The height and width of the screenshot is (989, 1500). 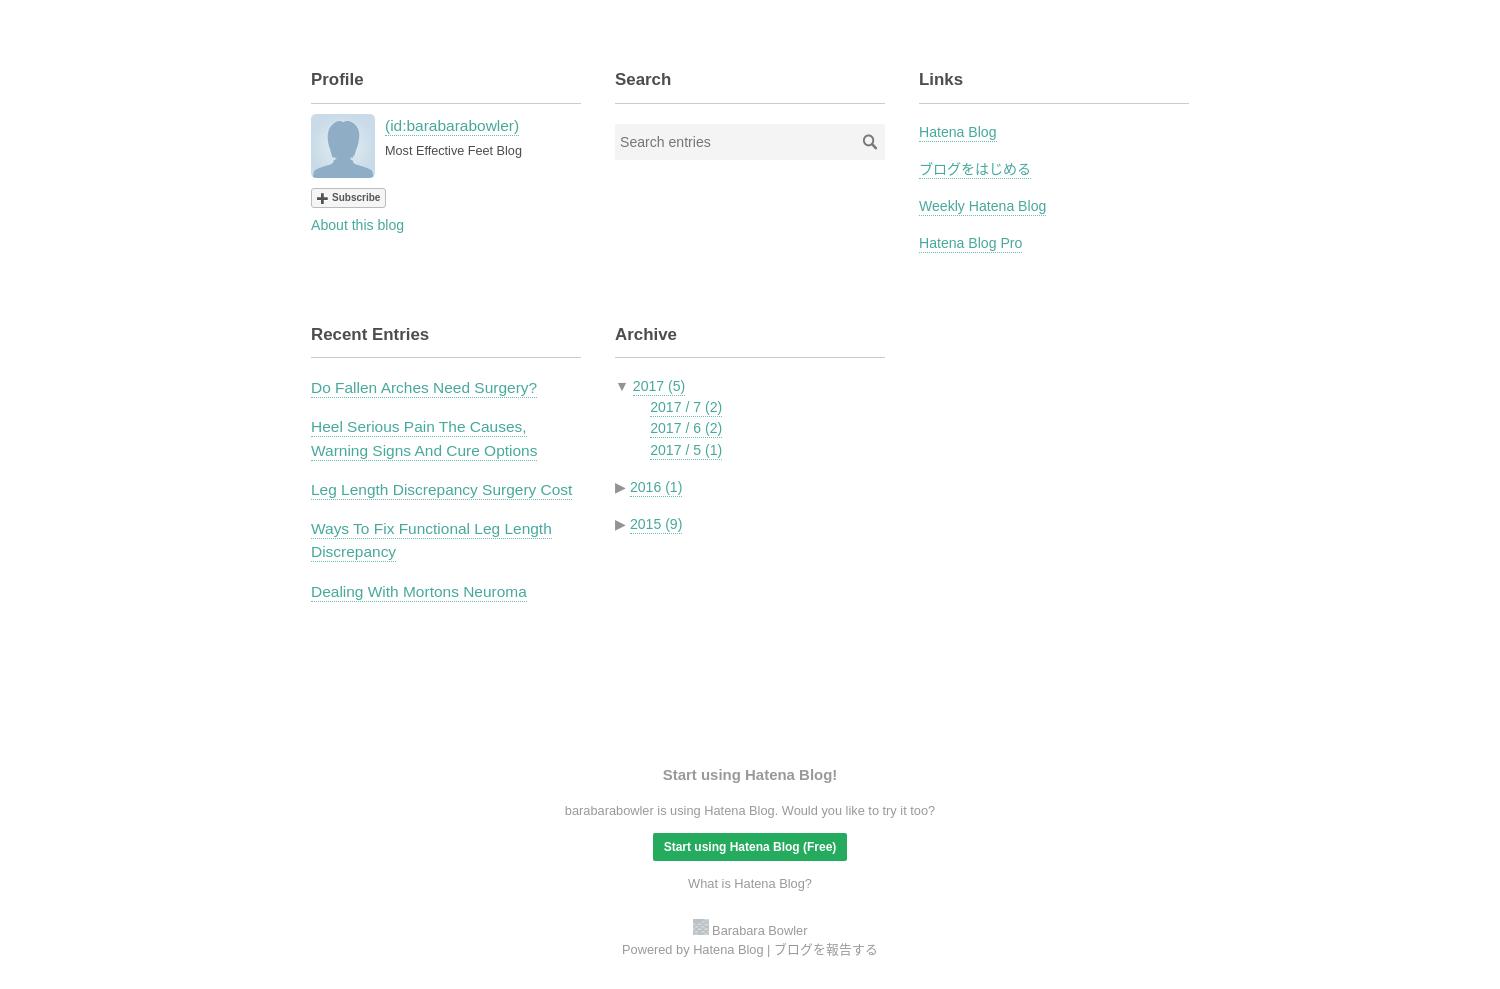 I want to click on '2017', so click(x=649, y=386).